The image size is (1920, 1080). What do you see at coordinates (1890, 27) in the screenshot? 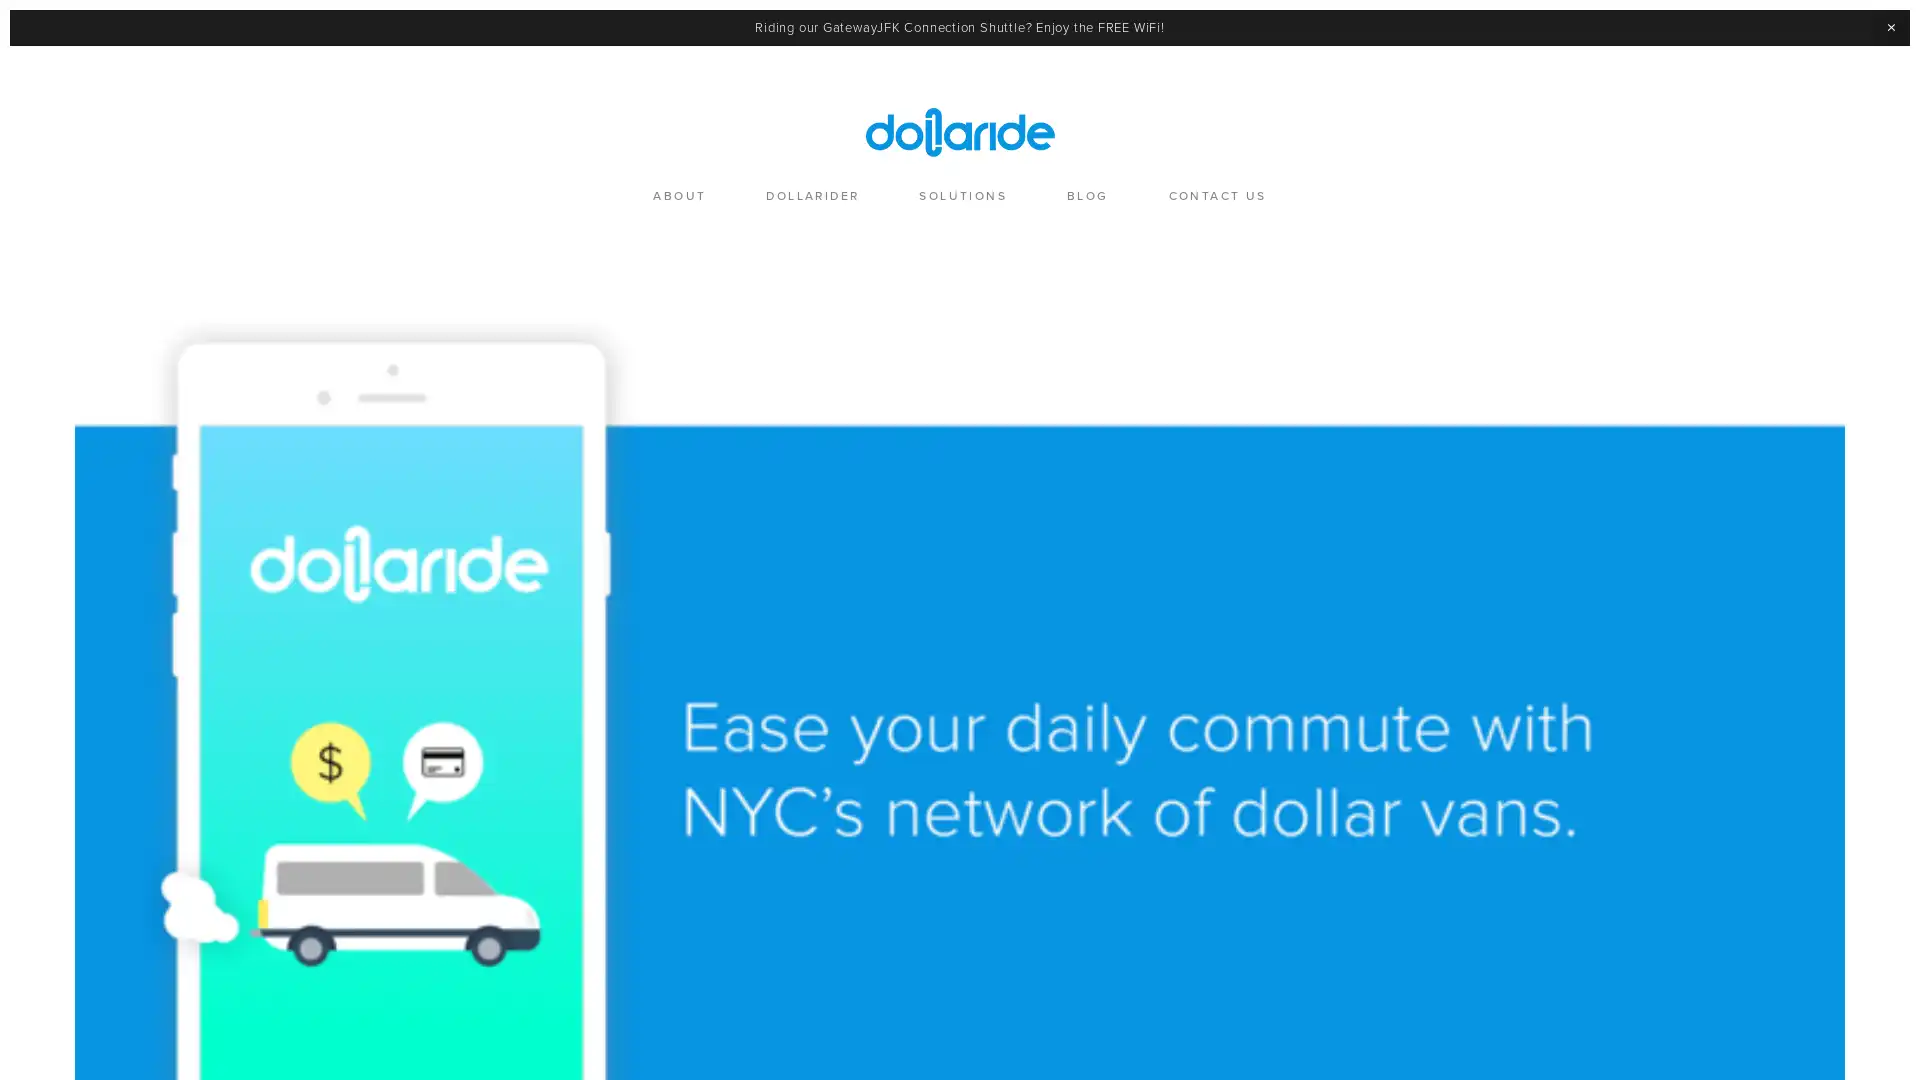
I see `Close Announcement` at bounding box center [1890, 27].